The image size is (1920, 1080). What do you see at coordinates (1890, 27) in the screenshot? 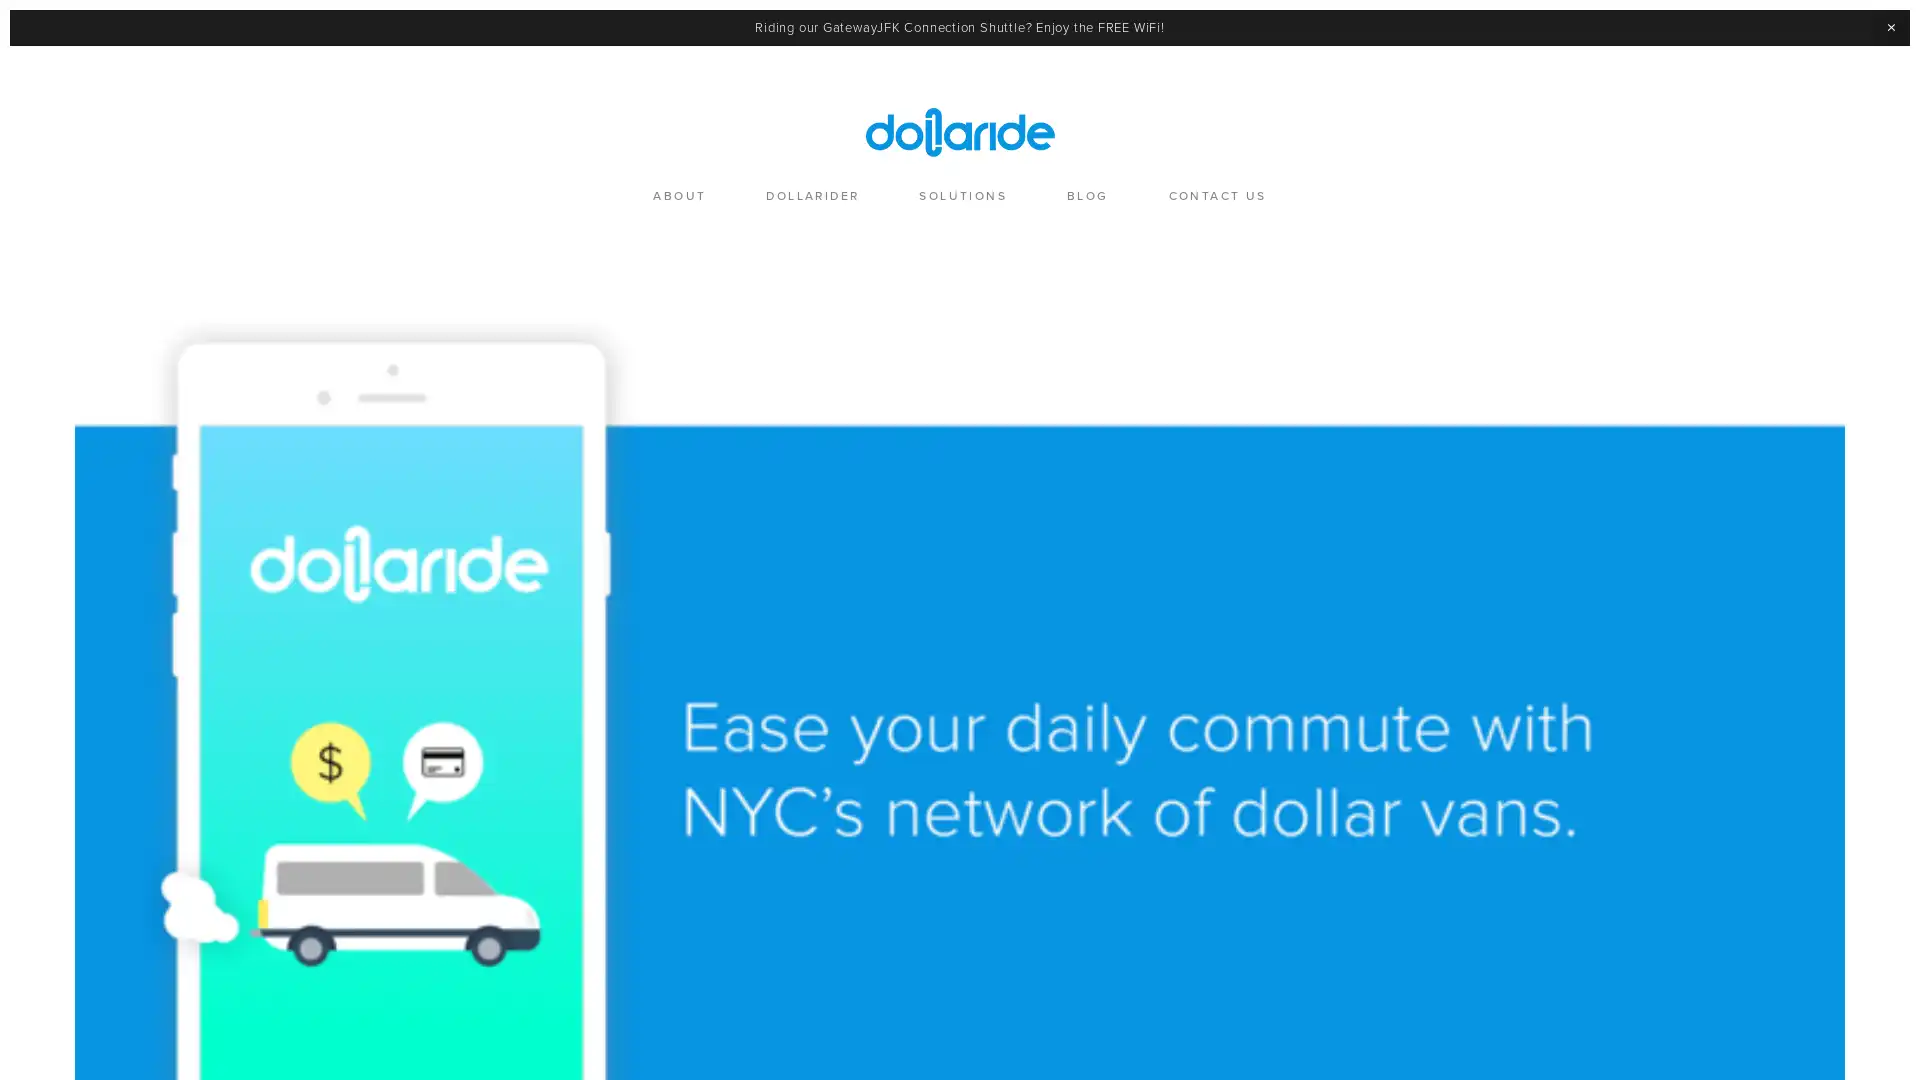
I see `Close Announcement` at bounding box center [1890, 27].